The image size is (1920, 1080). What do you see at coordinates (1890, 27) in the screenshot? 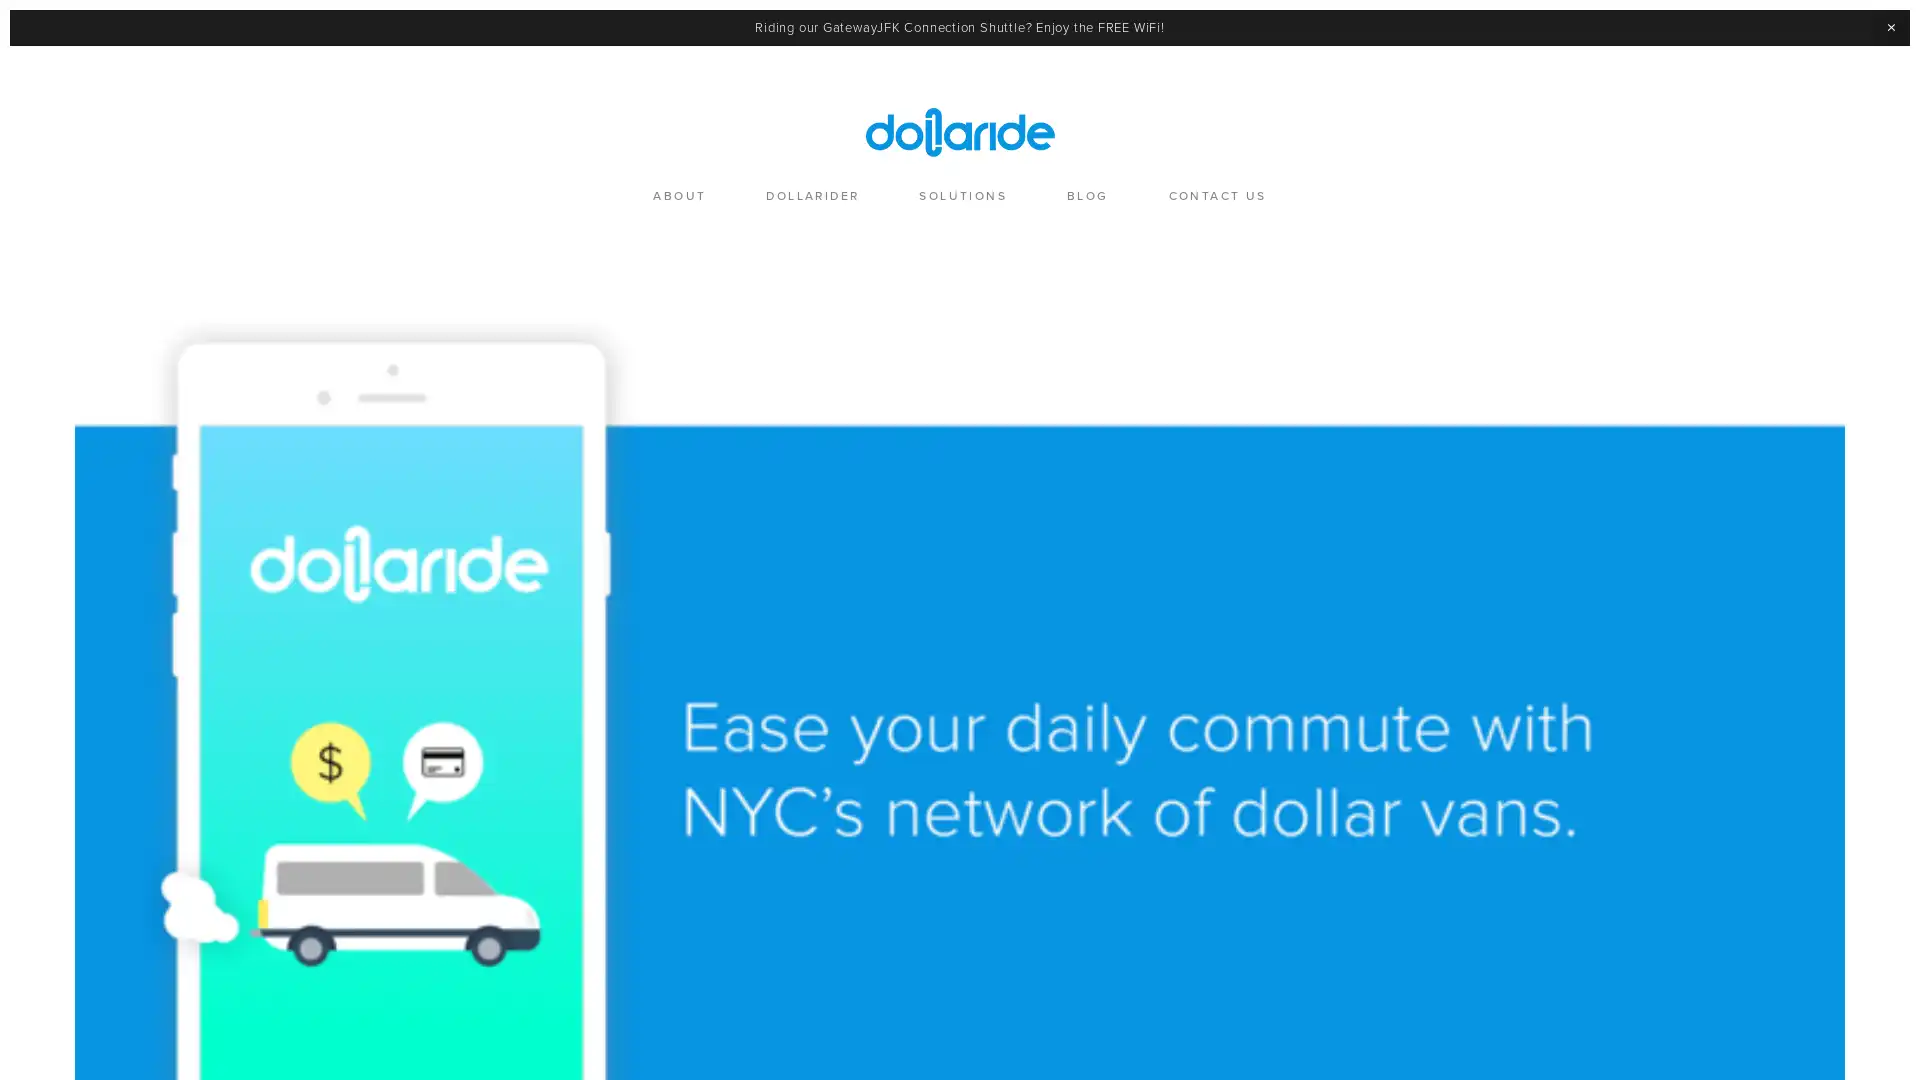
I see `Close Announcement` at bounding box center [1890, 27].